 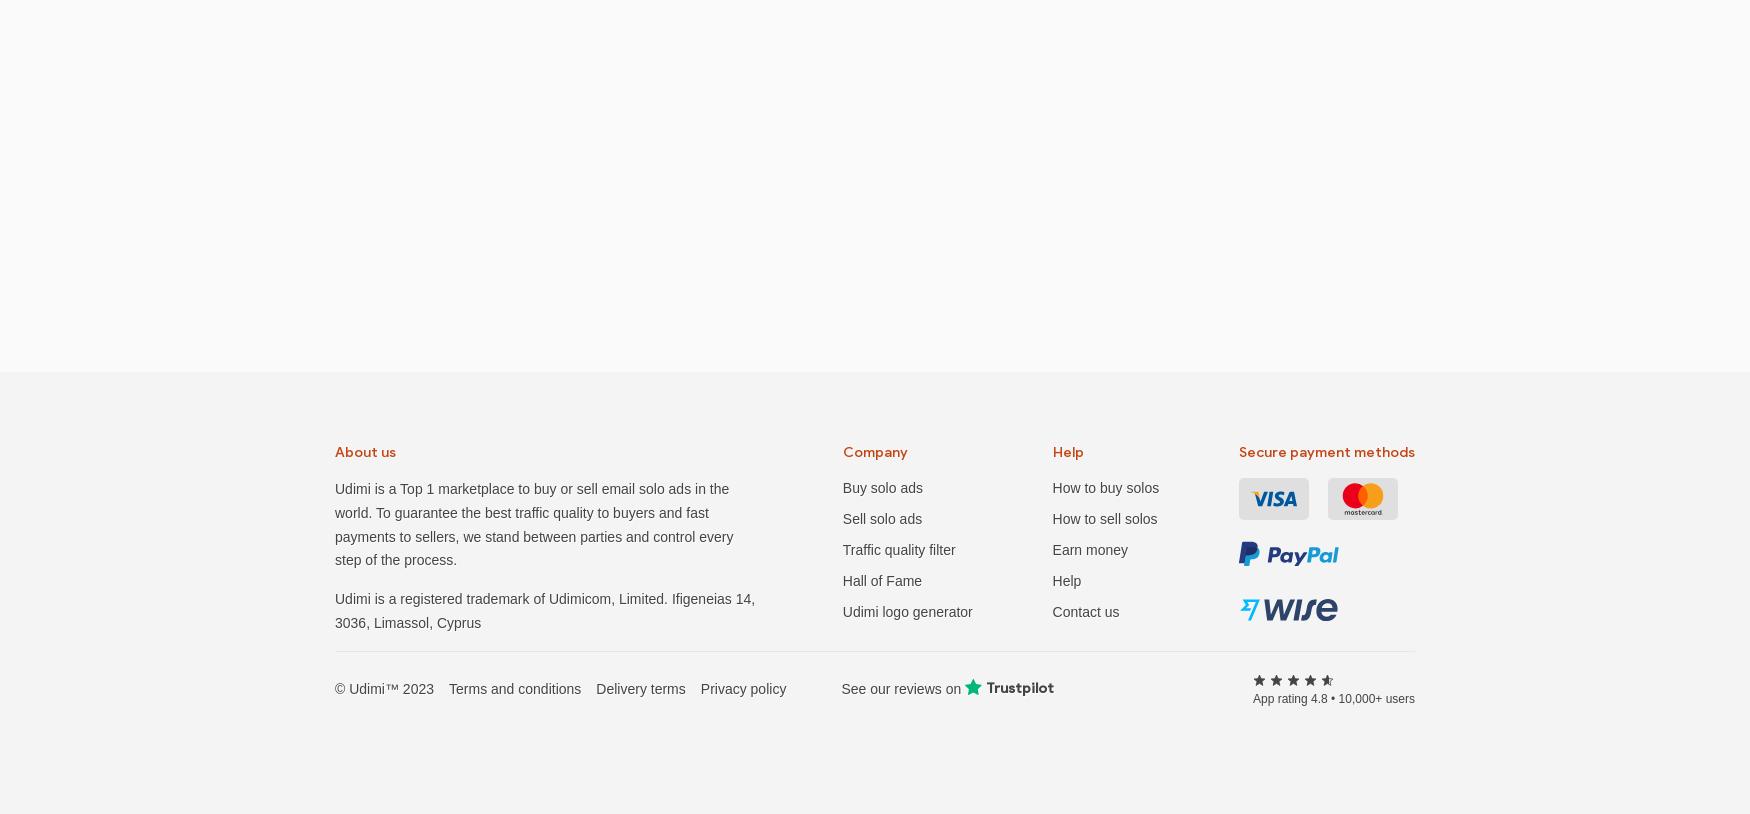 What do you see at coordinates (897, 549) in the screenshot?
I see `'Traffic quality filter'` at bounding box center [897, 549].